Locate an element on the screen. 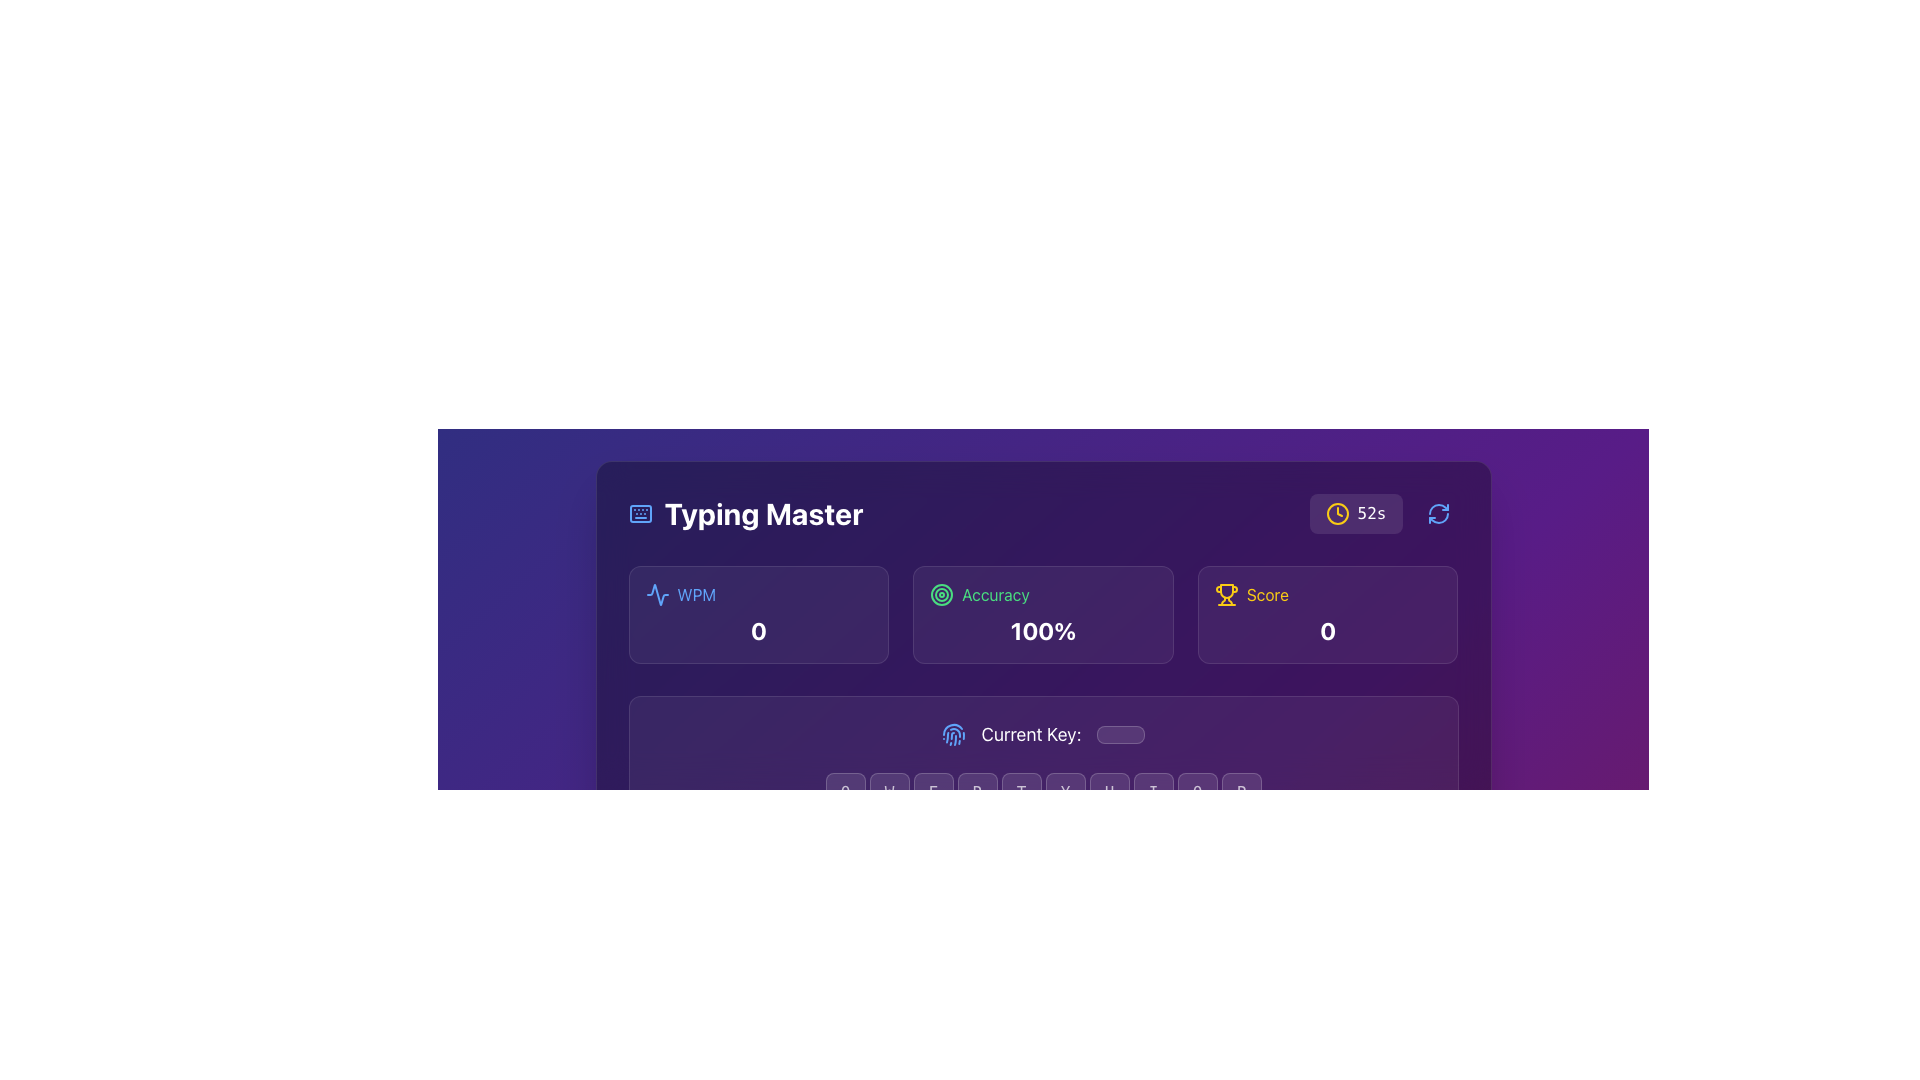 This screenshot has width=1920, height=1080. the outermost circle of three concentric circles in the 'Accuracy' section, which is part of a graphical SVG element representing performance statistics is located at coordinates (941, 593).